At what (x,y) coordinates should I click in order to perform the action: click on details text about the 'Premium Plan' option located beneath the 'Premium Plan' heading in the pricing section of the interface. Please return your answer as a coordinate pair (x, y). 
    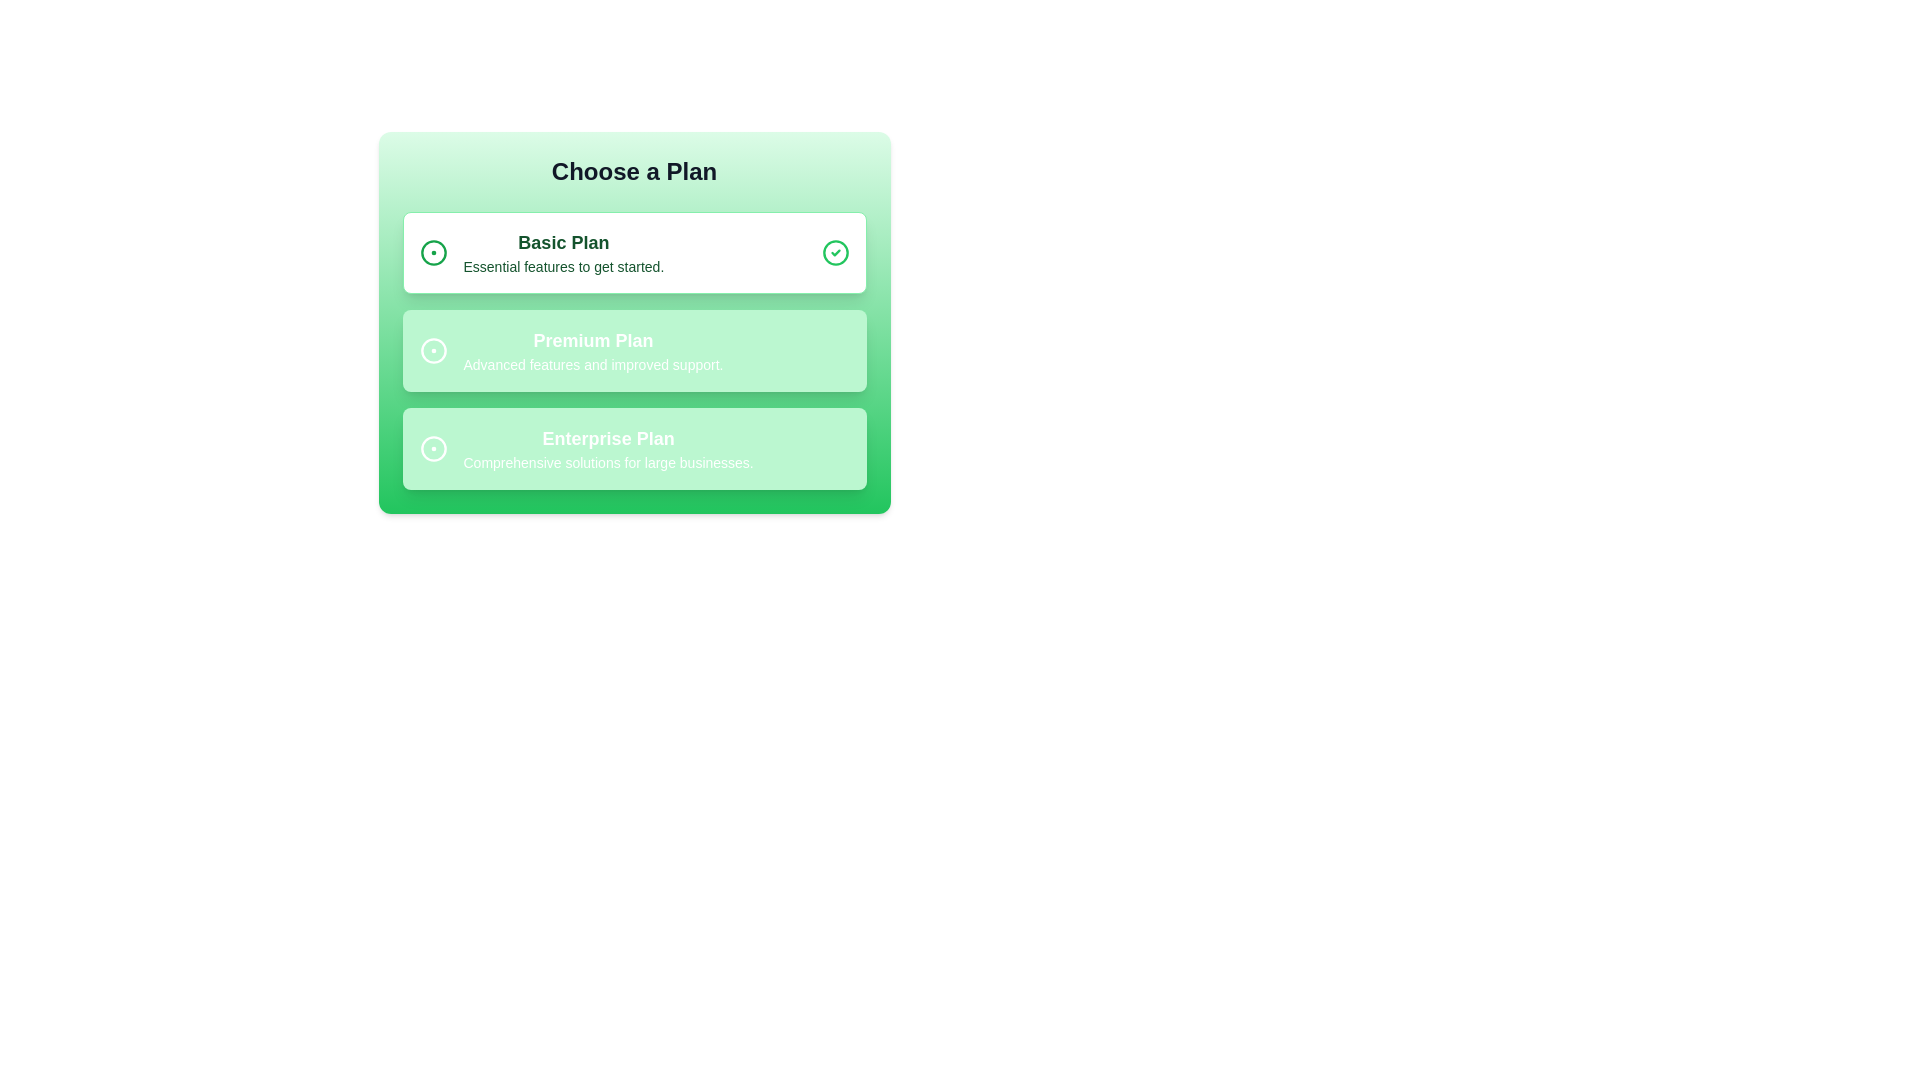
    Looking at the image, I should click on (592, 365).